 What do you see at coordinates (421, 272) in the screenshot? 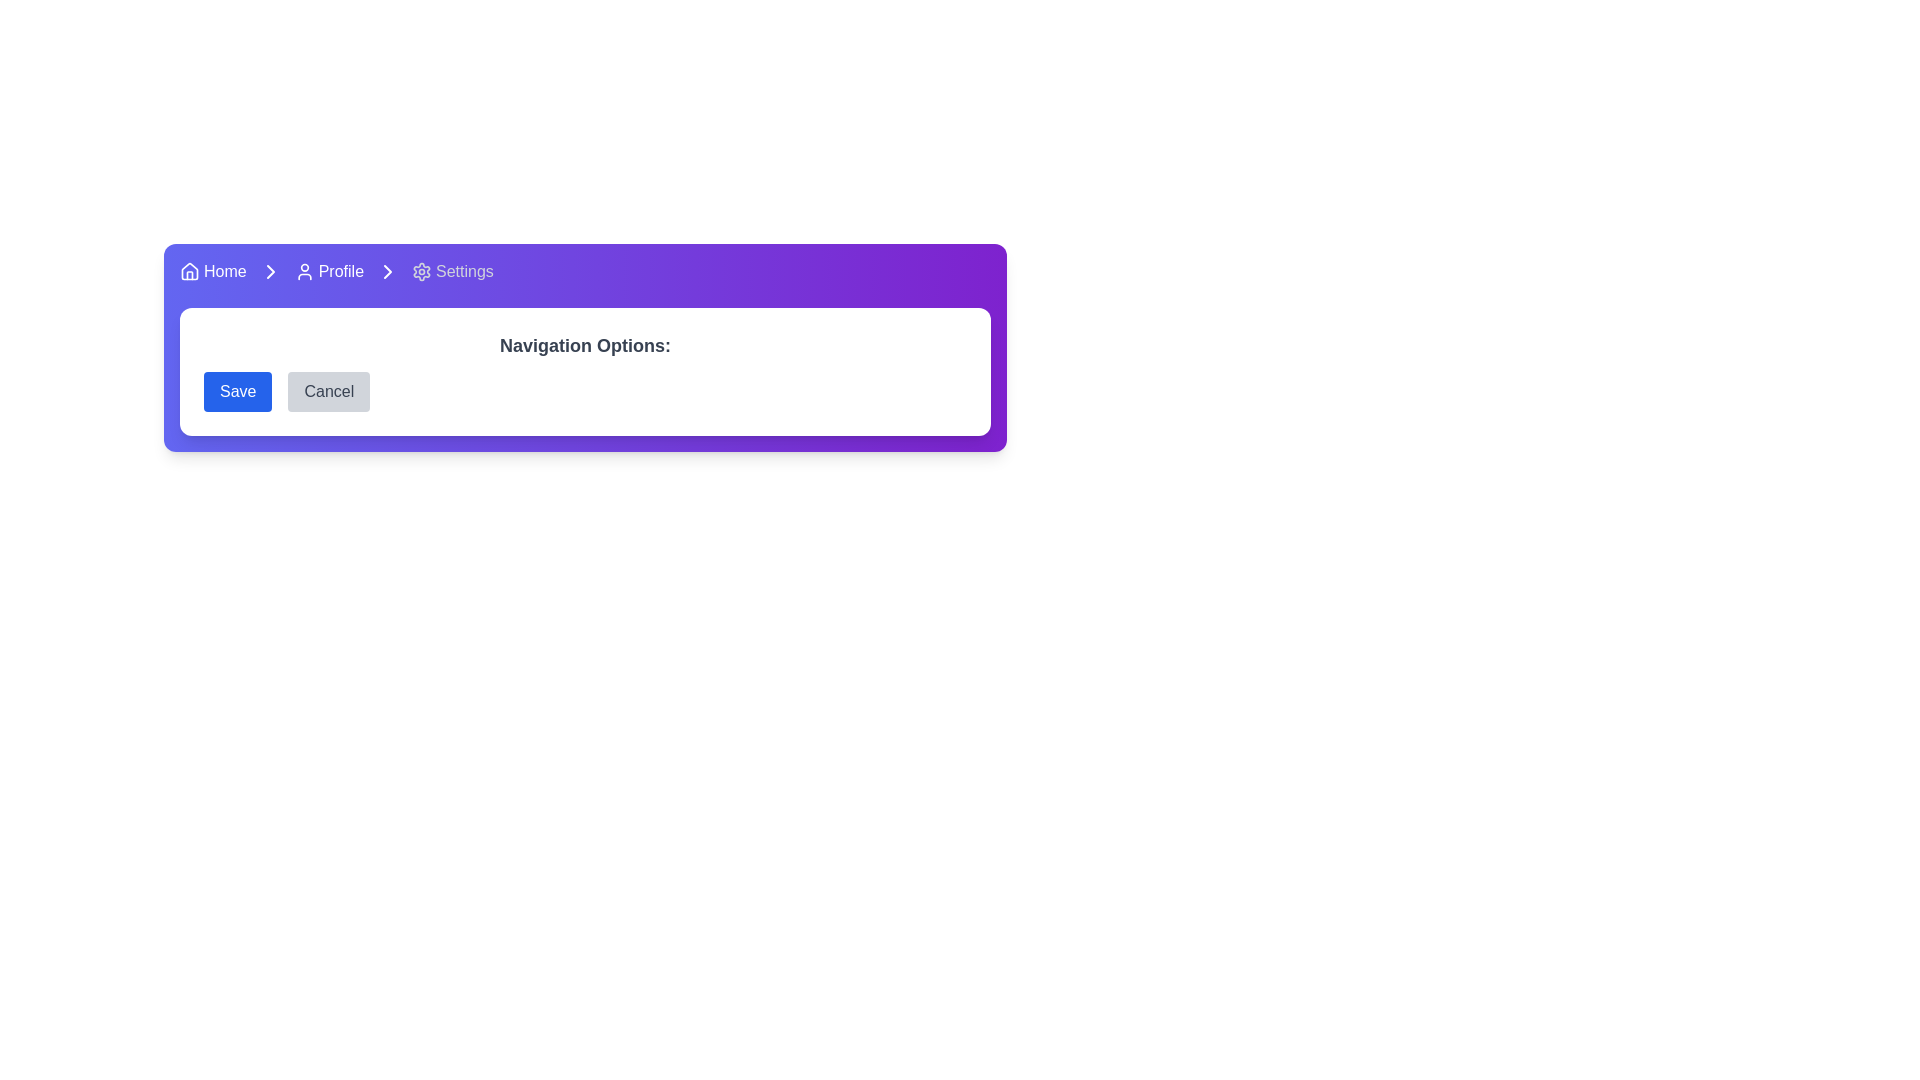
I see `the gear-shaped icon located to the left of the 'Settings' text label in the horizontal navigation bar` at bounding box center [421, 272].